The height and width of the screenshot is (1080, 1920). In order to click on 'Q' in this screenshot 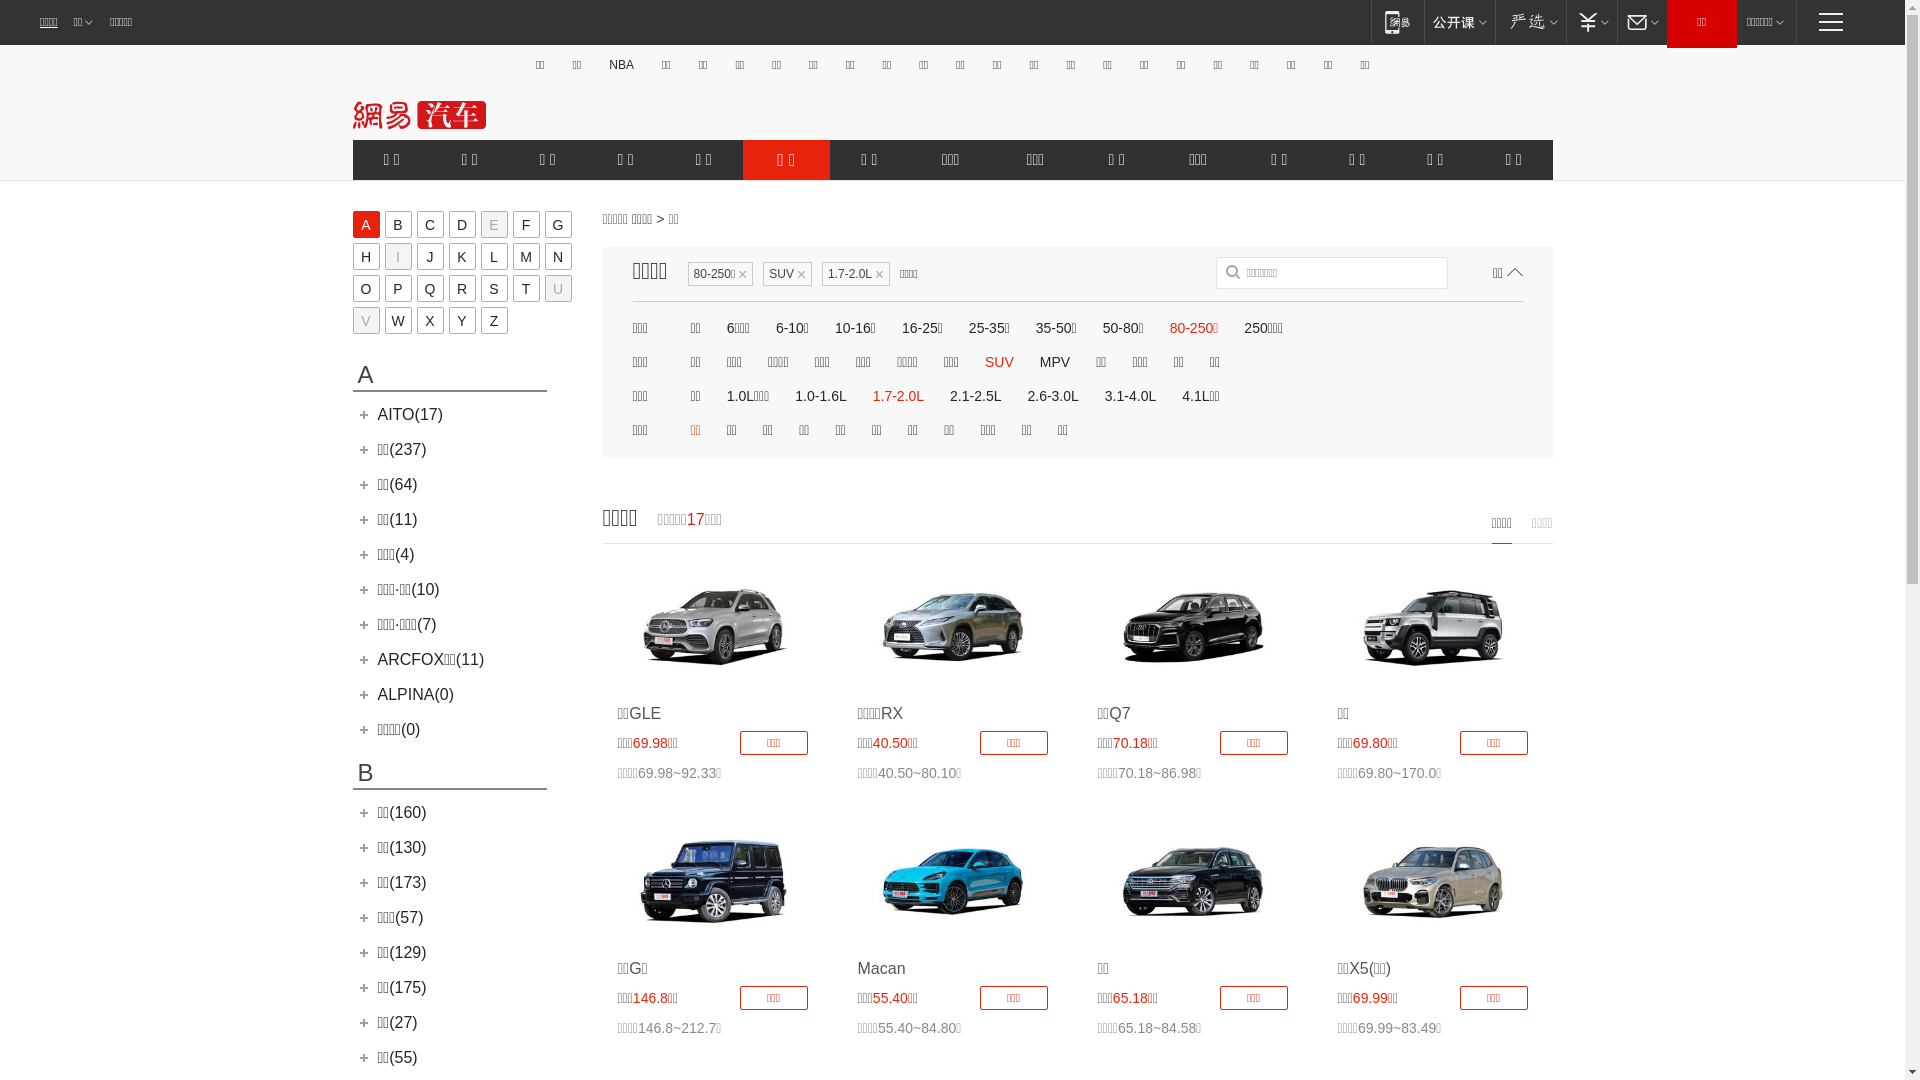, I will do `click(428, 288)`.